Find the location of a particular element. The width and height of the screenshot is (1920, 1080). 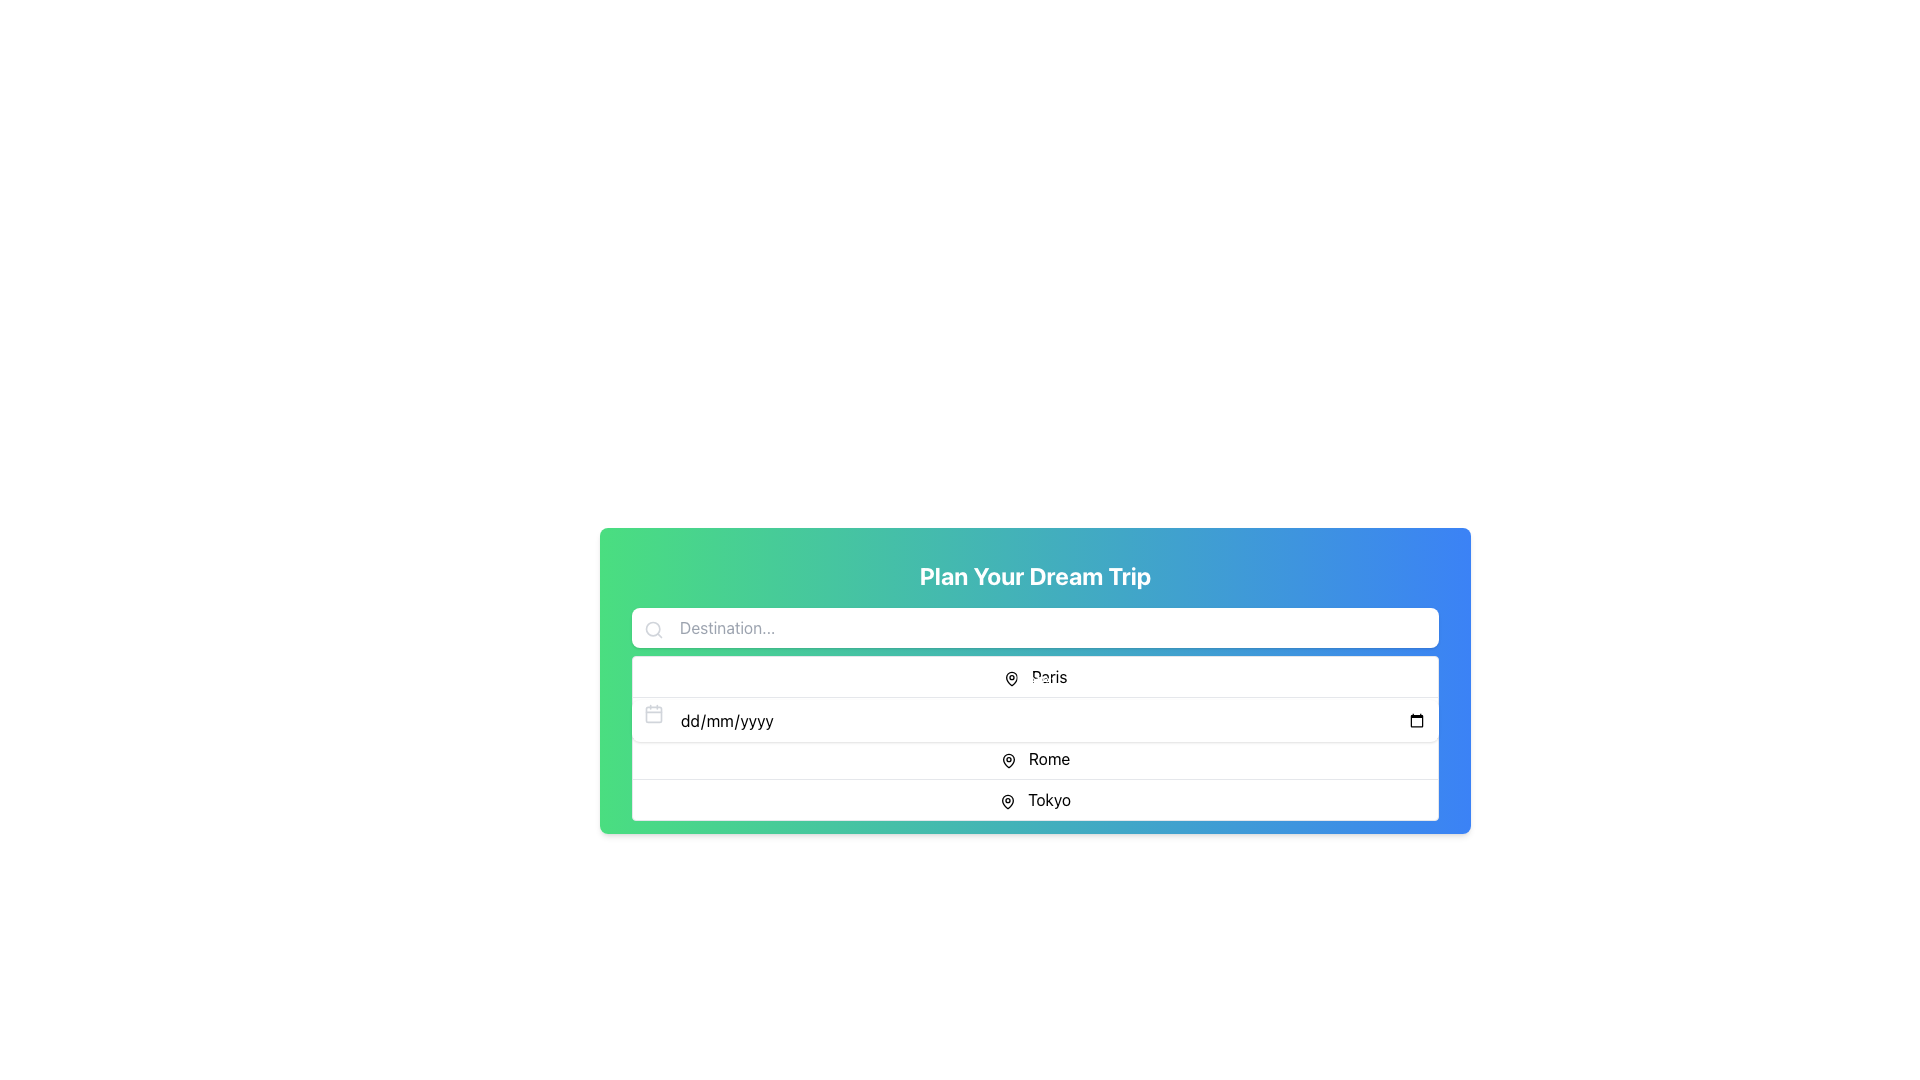

the dropdown menu located below the input field labeled 'Destination...' is located at coordinates (1035, 738).